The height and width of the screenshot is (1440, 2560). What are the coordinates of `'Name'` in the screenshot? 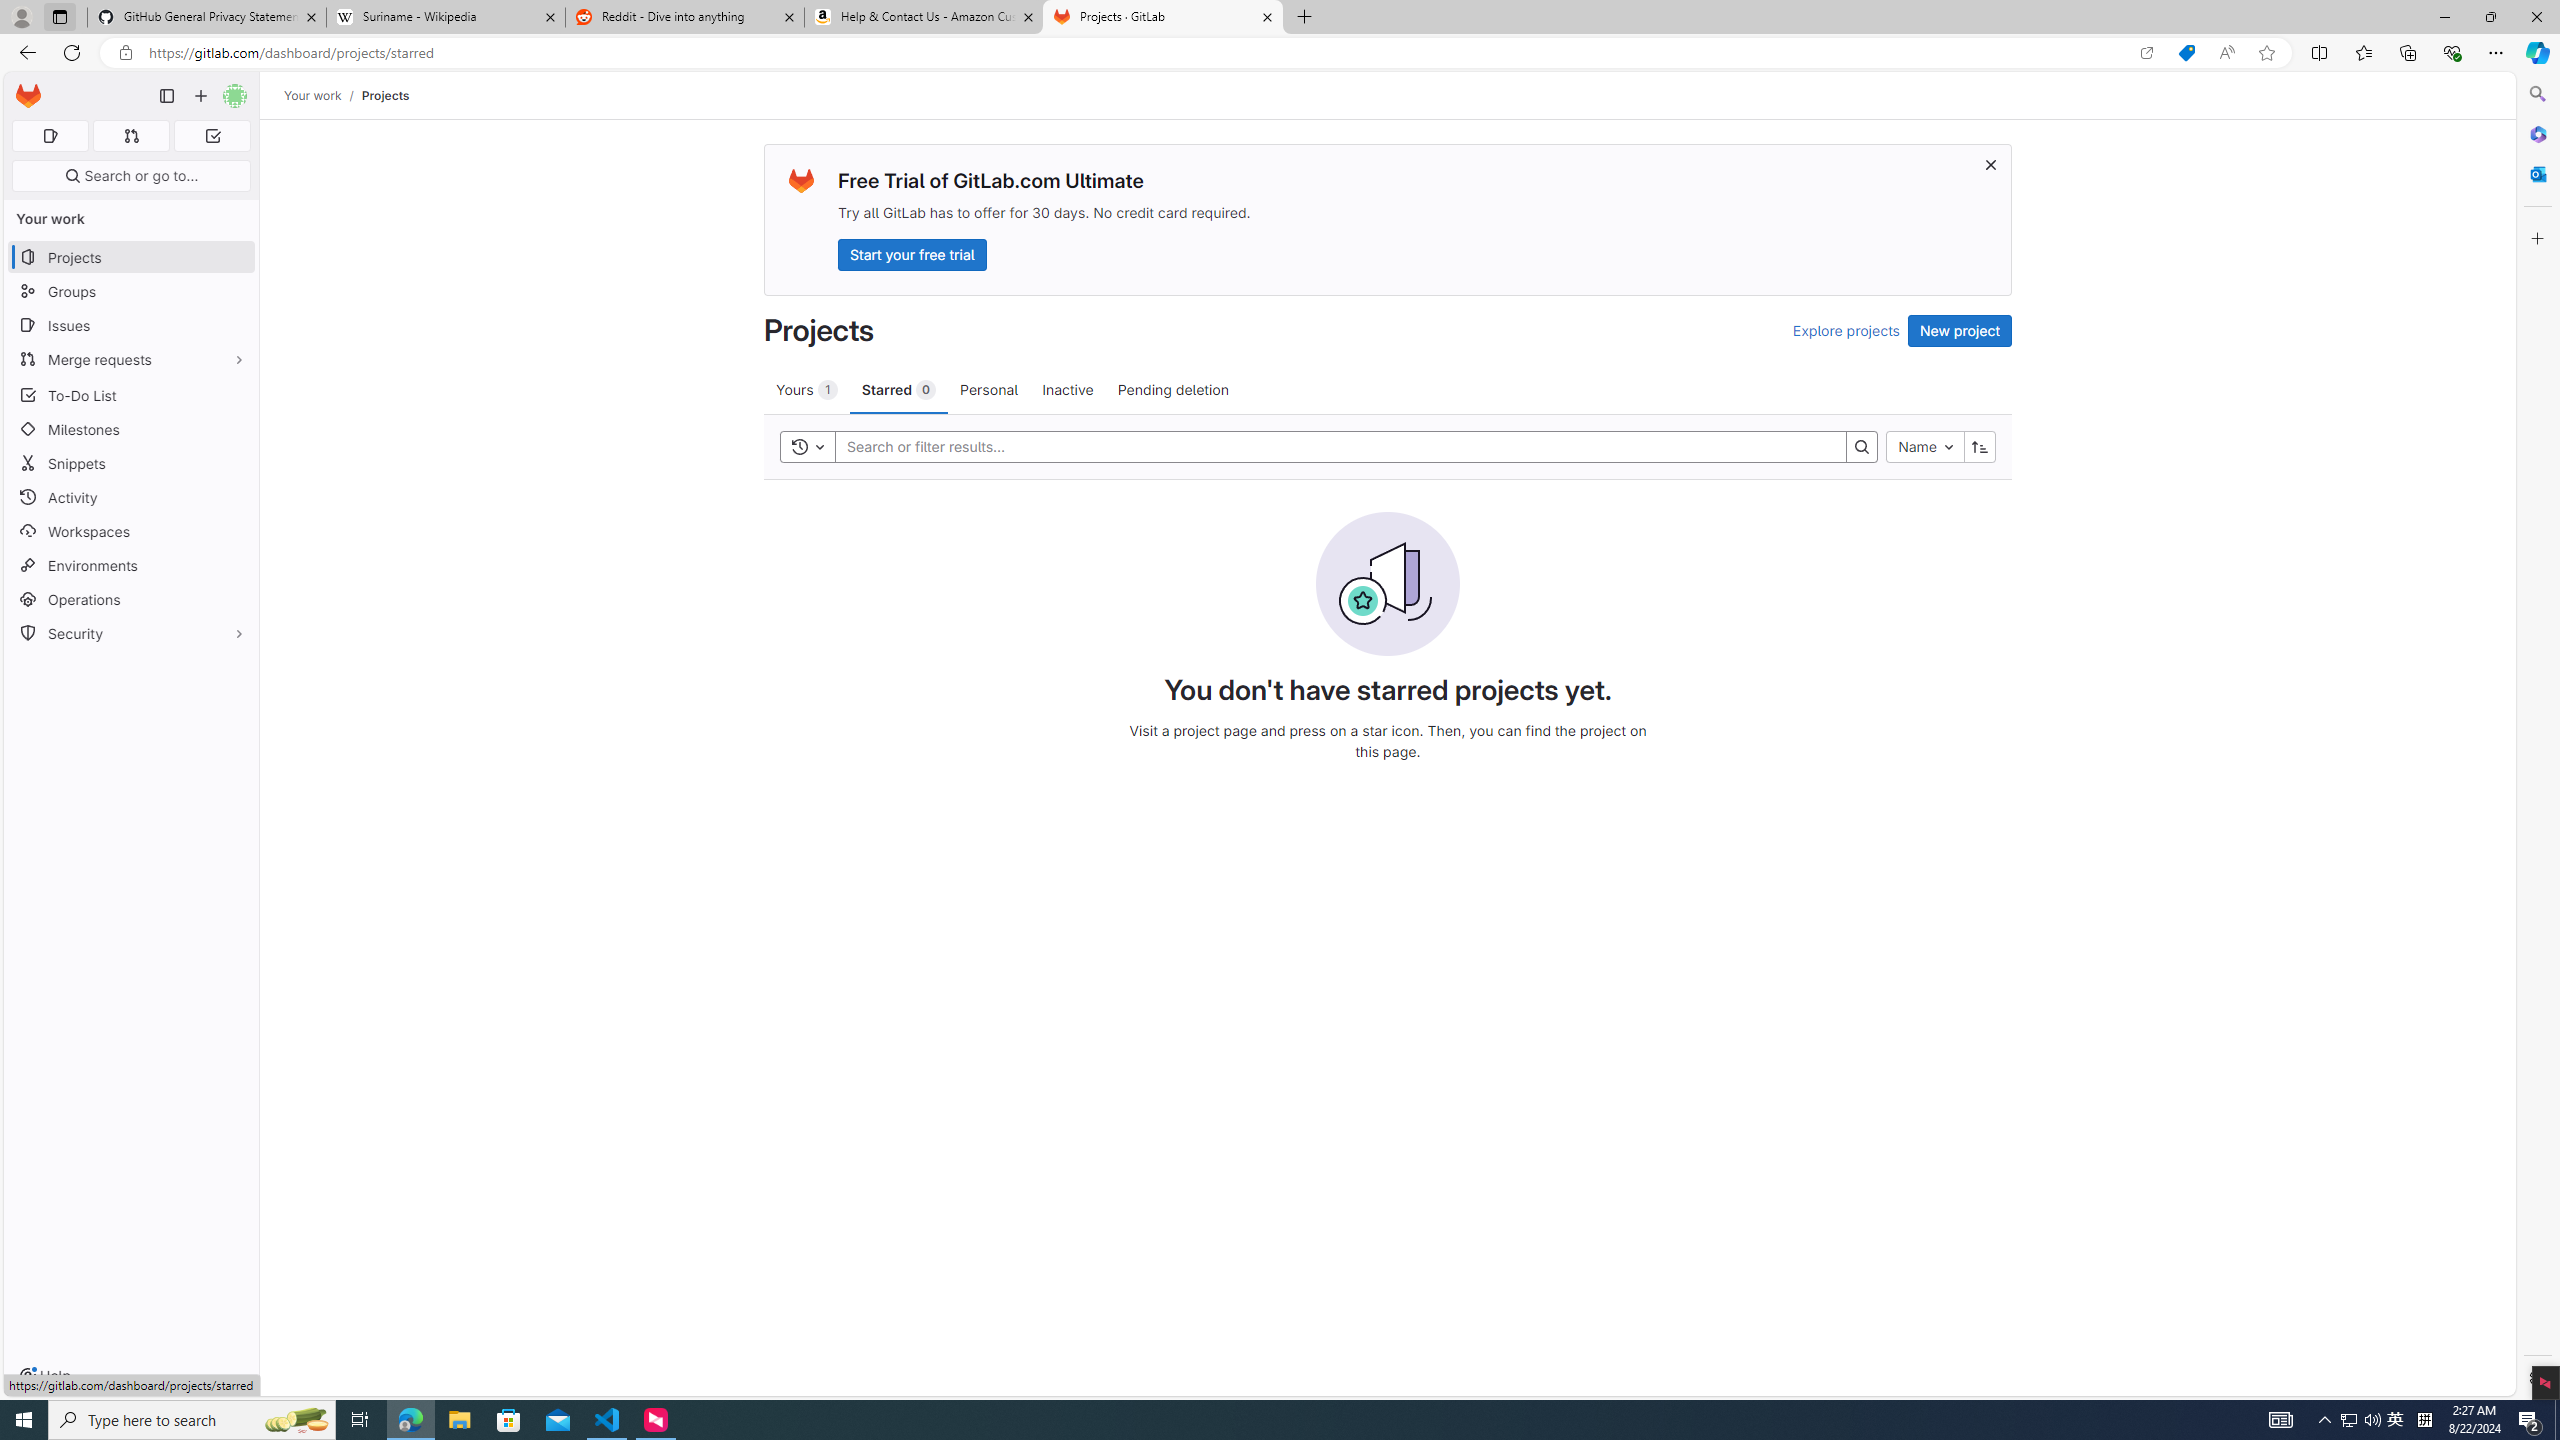 It's located at (1925, 447).